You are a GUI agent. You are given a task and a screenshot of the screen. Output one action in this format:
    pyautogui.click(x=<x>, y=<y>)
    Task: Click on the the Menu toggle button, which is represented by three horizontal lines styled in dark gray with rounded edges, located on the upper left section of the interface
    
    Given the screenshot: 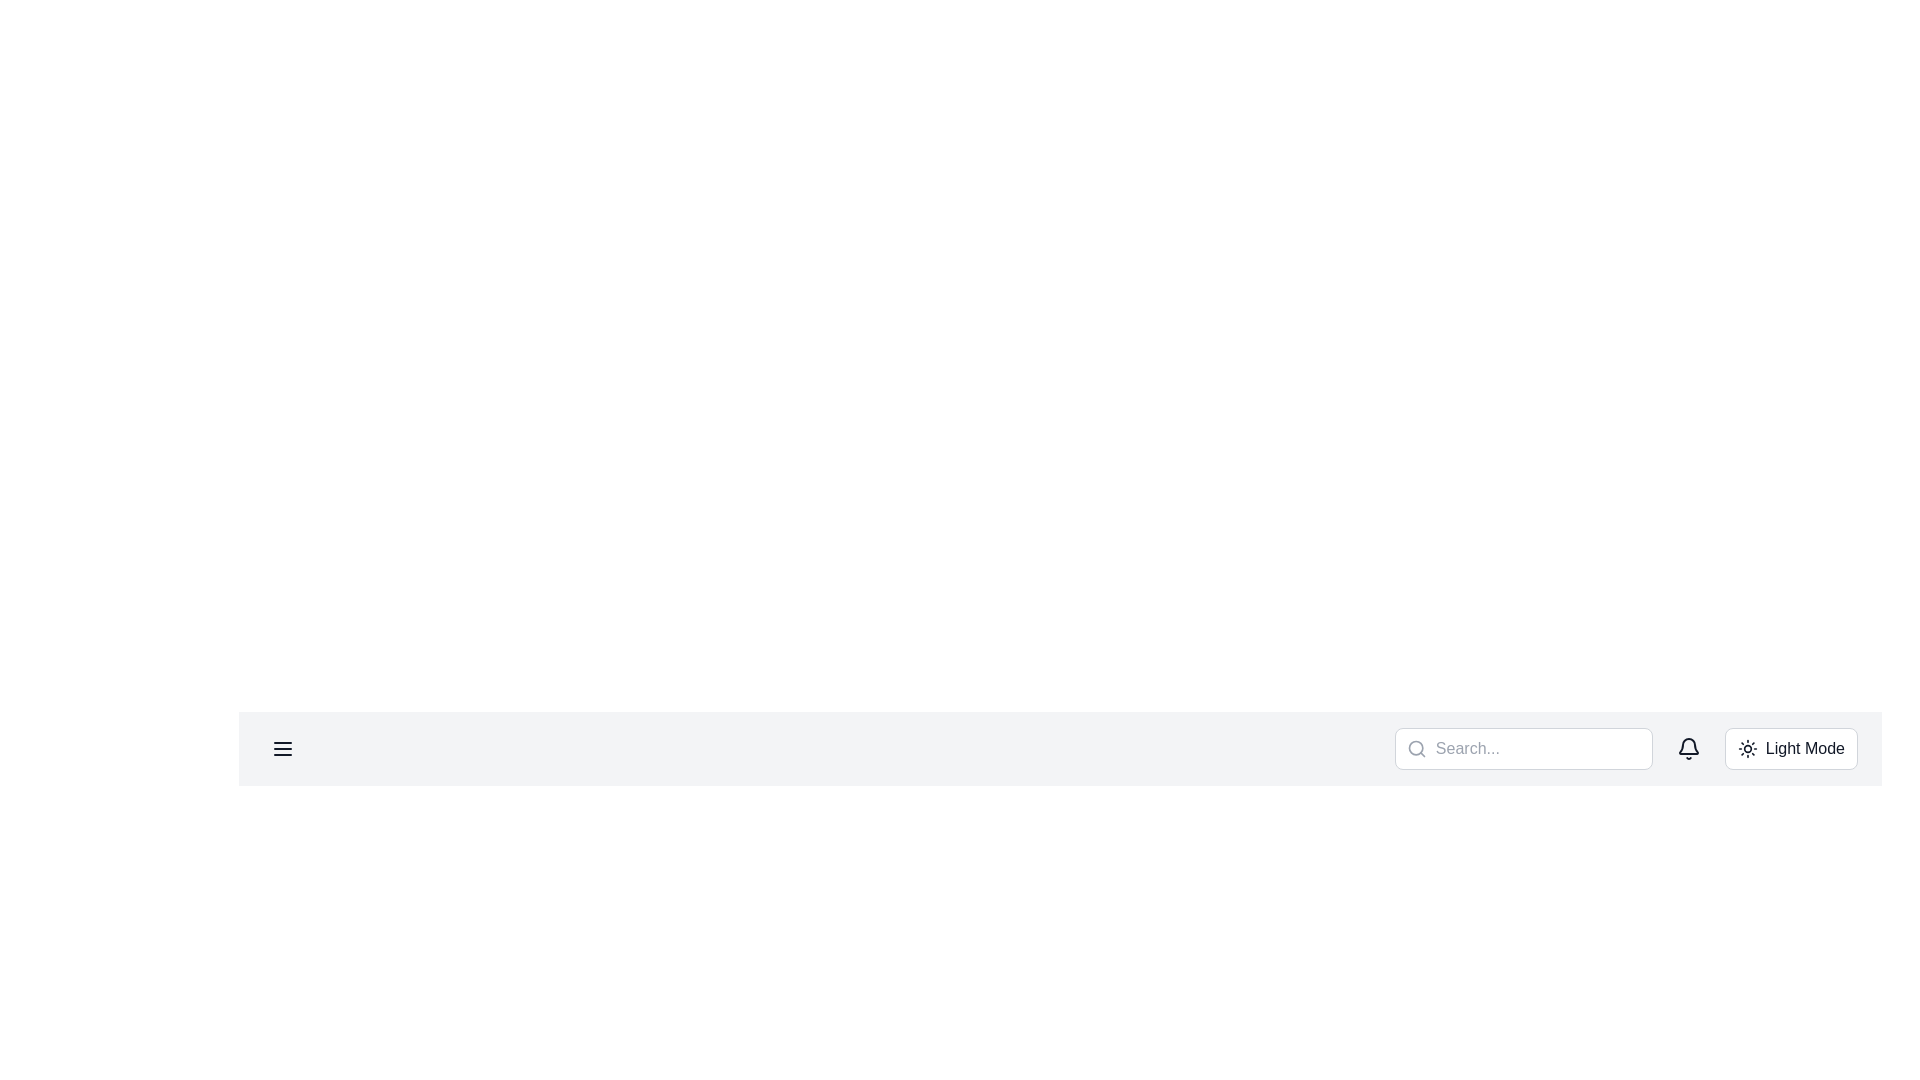 What is the action you would take?
    pyautogui.click(x=282, y=748)
    